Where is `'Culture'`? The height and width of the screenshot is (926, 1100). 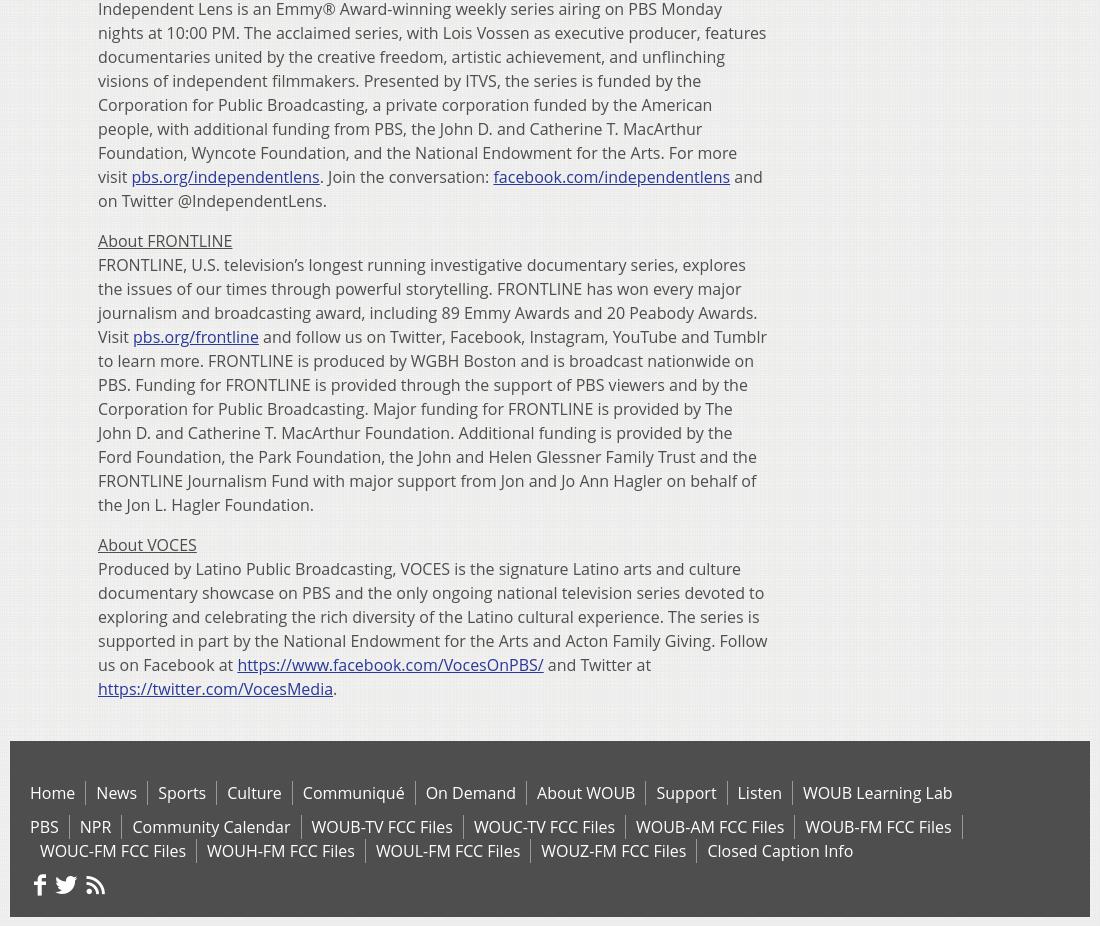 'Culture' is located at coordinates (253, 792).